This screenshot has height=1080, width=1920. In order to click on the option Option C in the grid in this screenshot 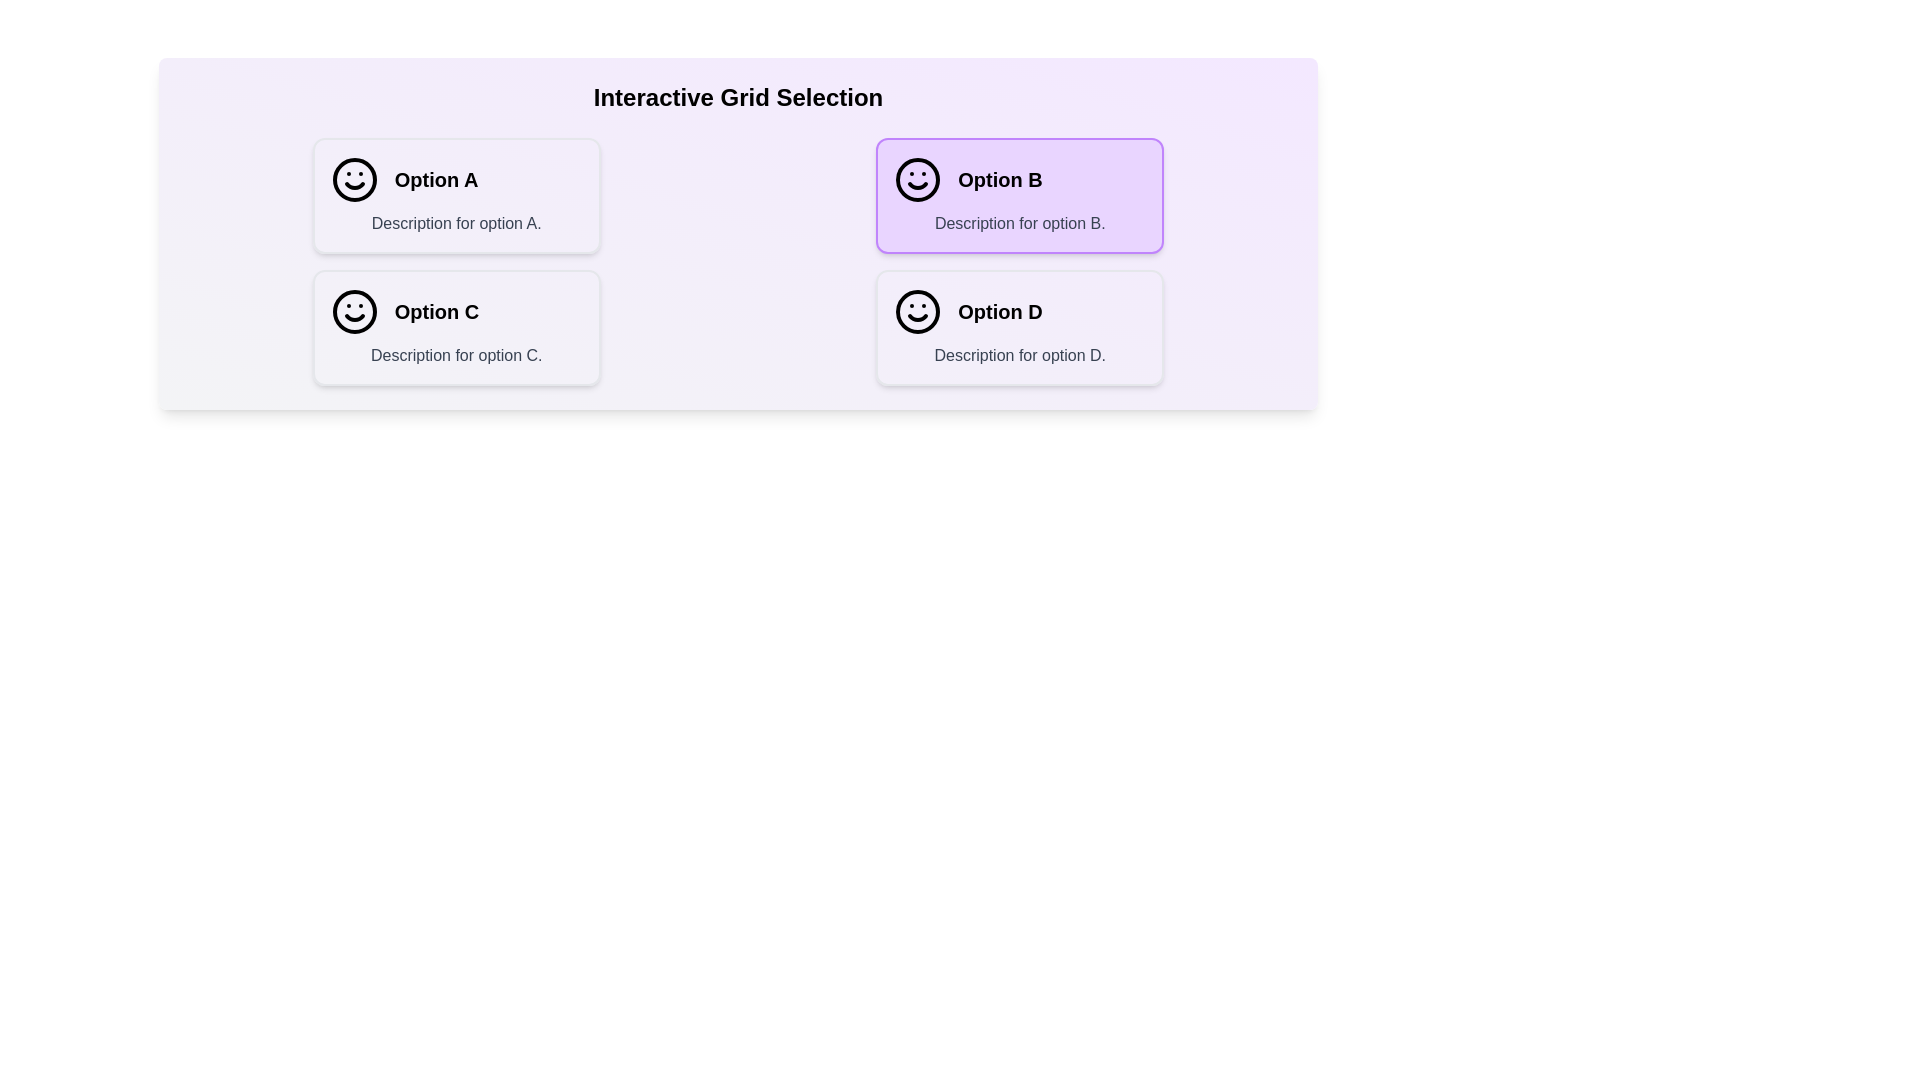, I will do `click(455, 326)`.